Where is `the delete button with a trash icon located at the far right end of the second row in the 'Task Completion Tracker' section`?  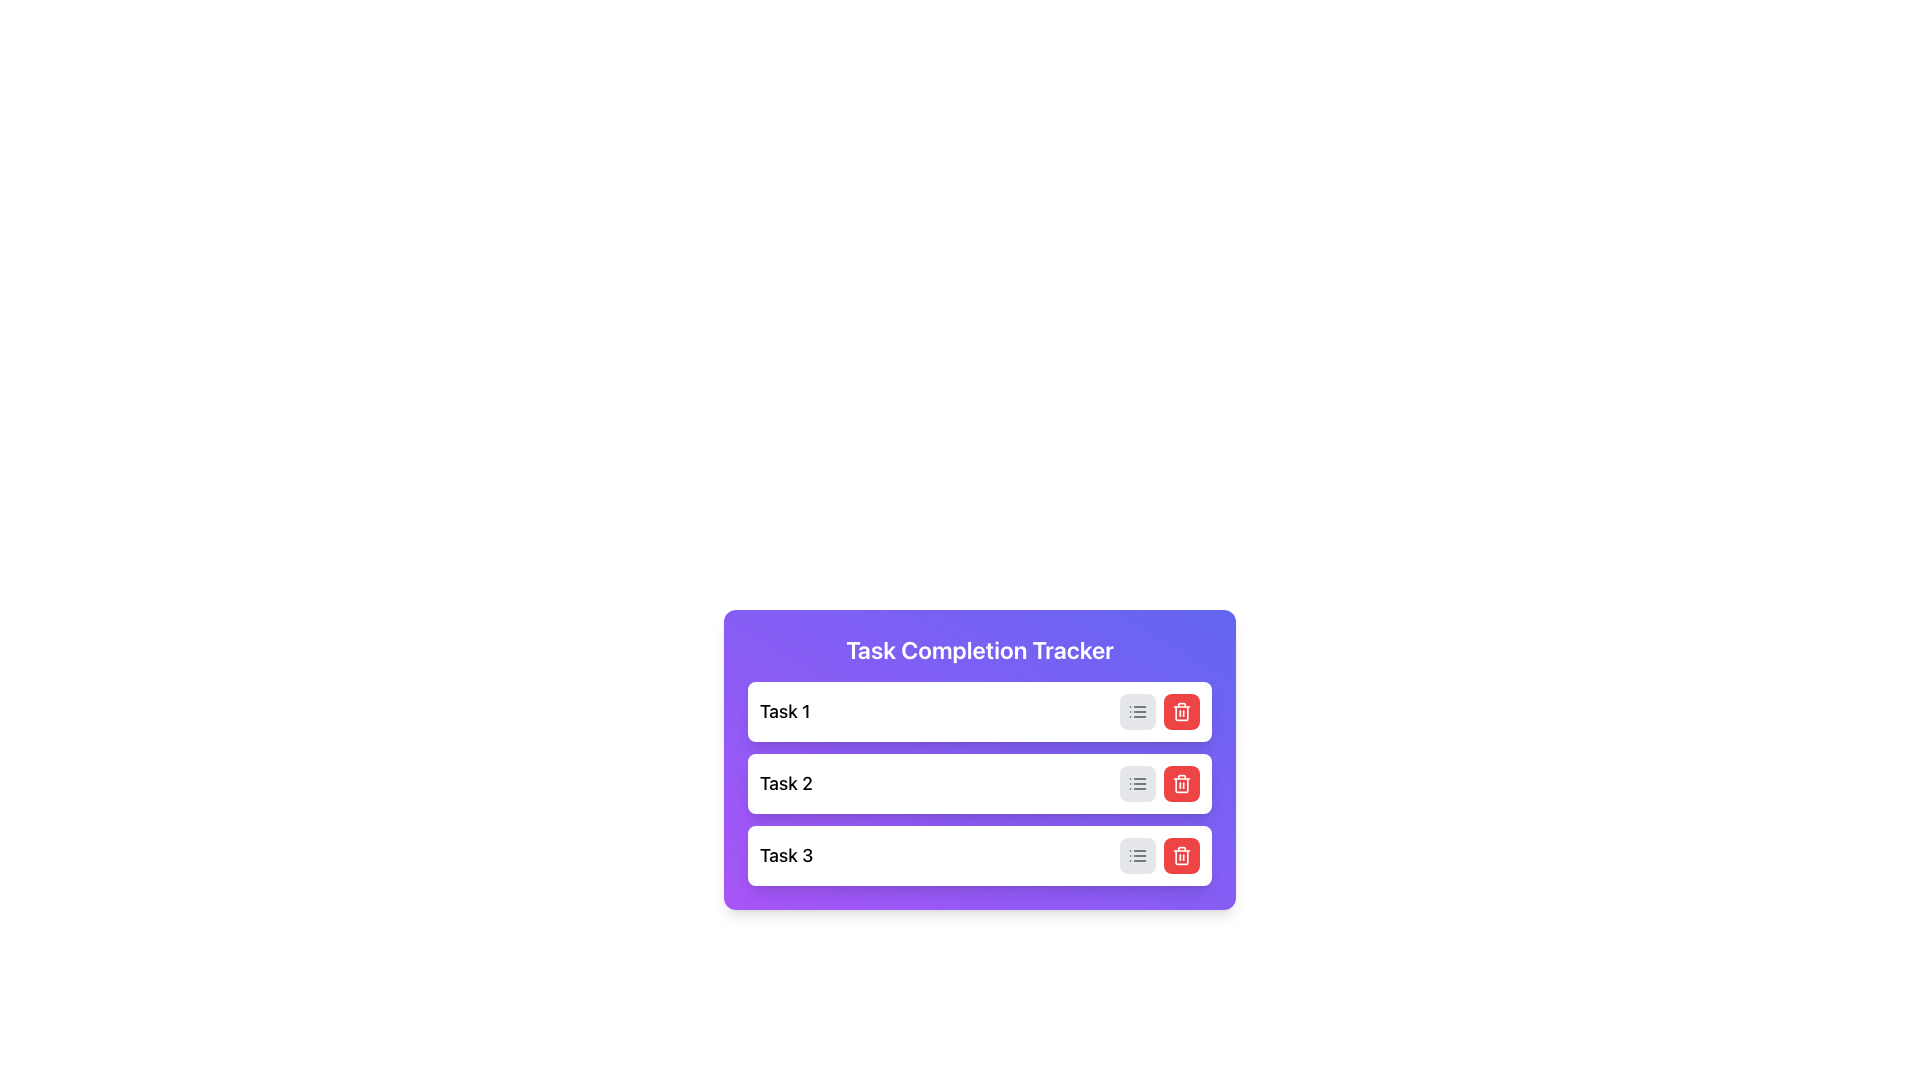
the delete button with a trash icon located at the far right end of the second row in the 'Task Completion Tracker' section is located at coordinates (1181, 711).